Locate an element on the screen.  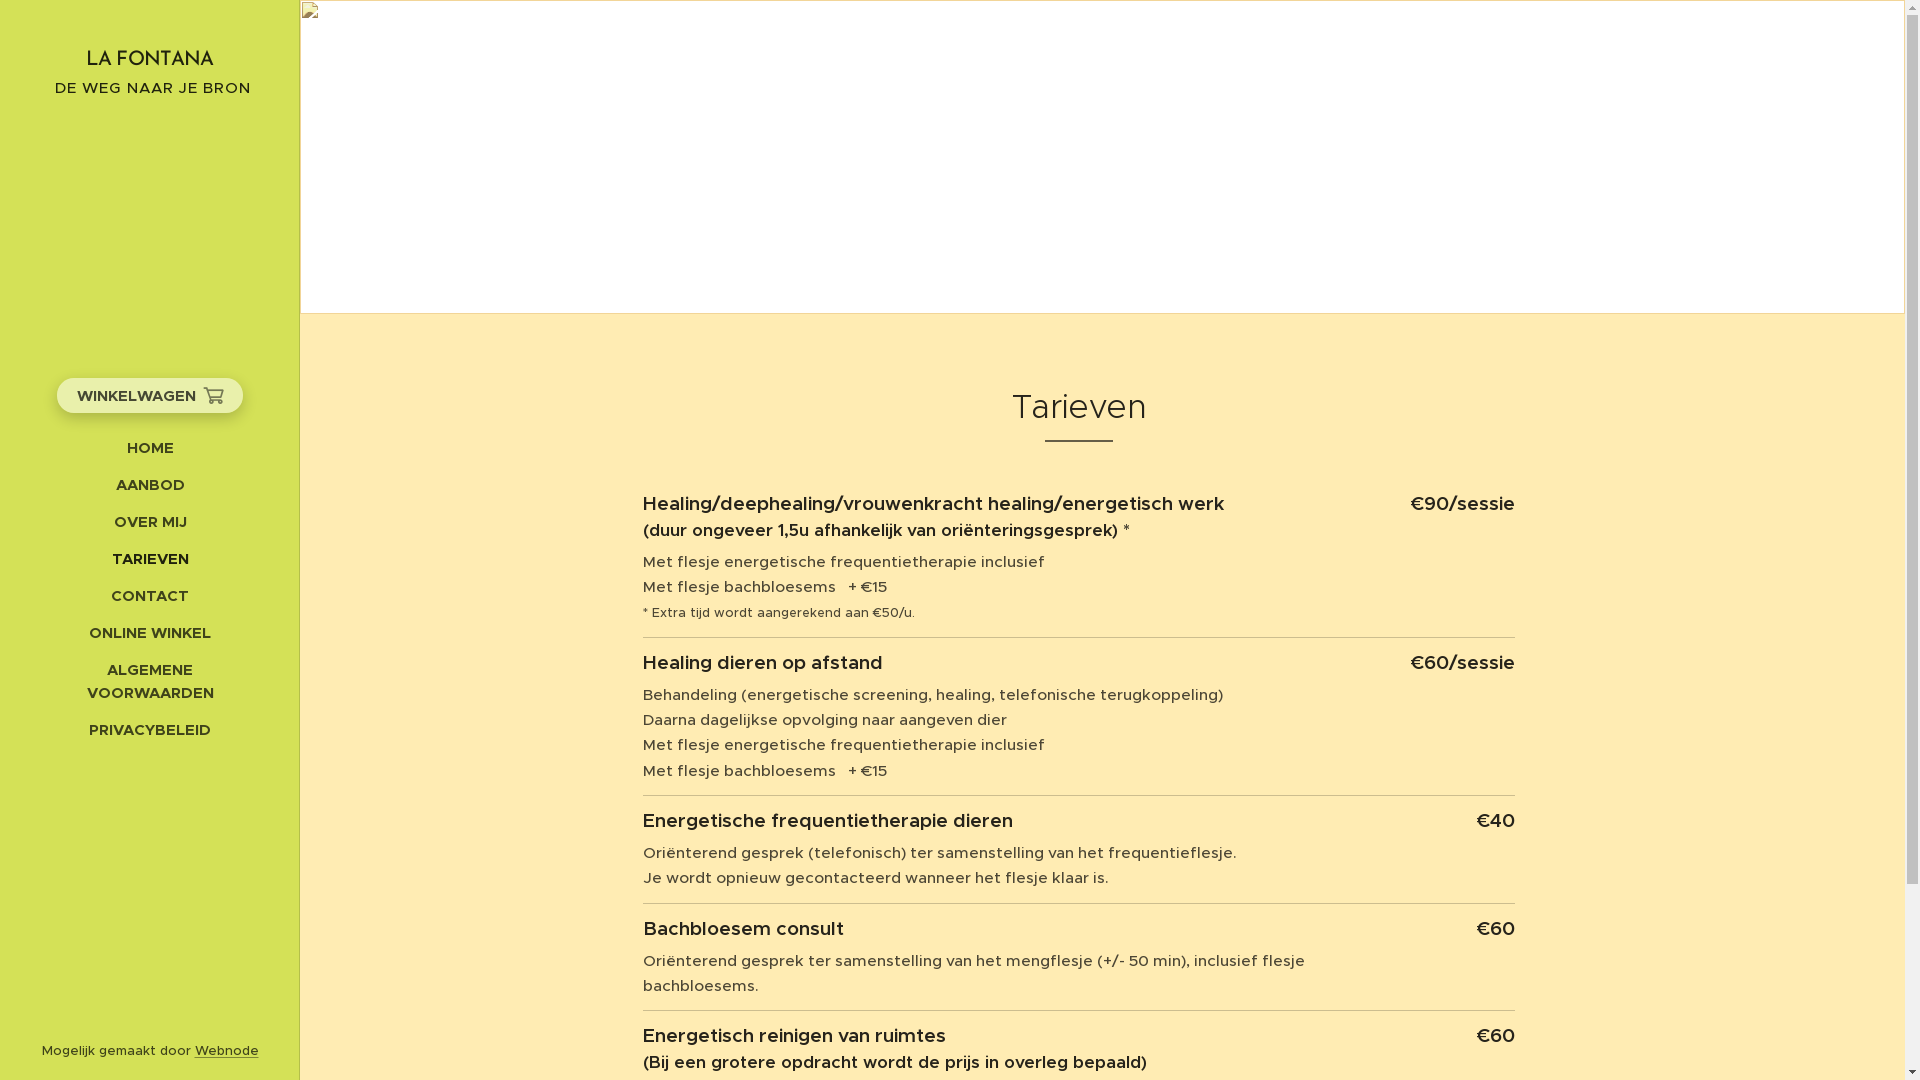
'ALGEMENE VOORWAARDEN' is located at coordinates (148, 680).